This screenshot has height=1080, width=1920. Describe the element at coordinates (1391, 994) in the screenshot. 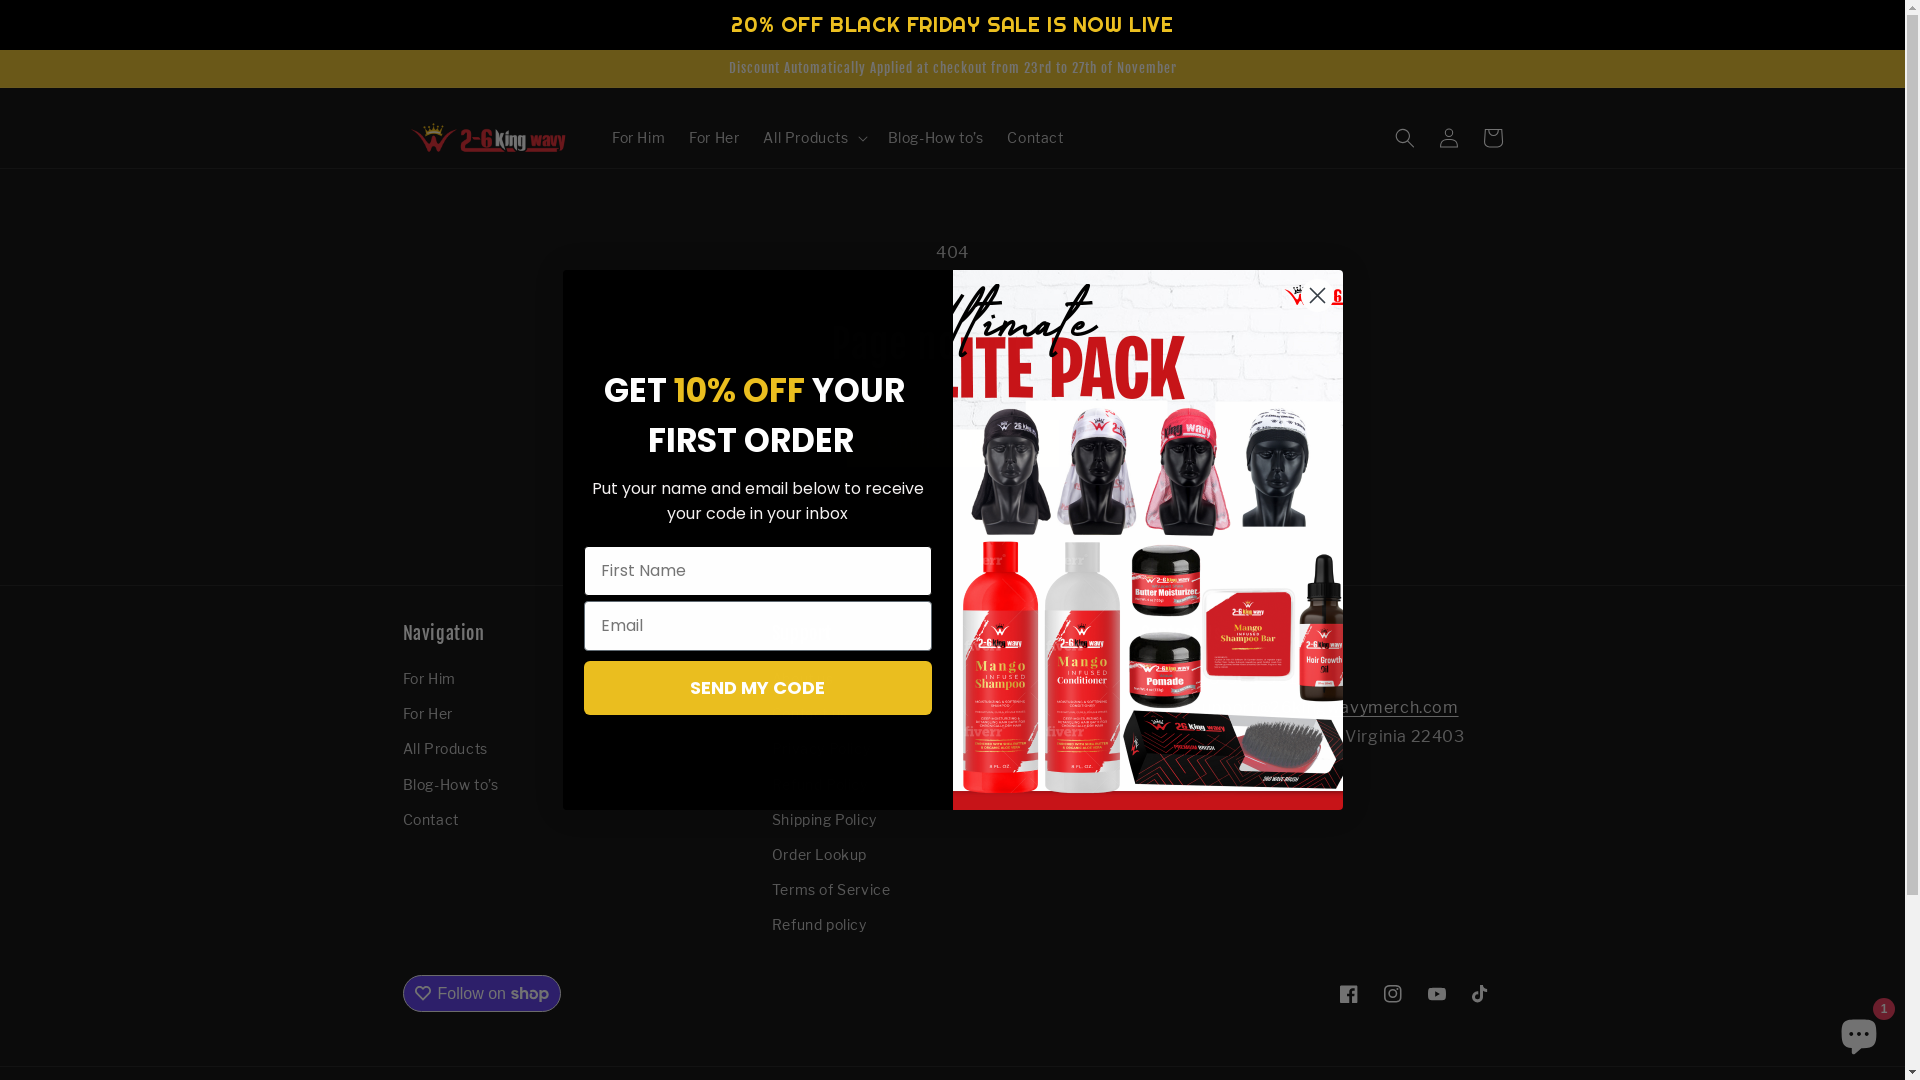

I see `'Instagram'` at that location.